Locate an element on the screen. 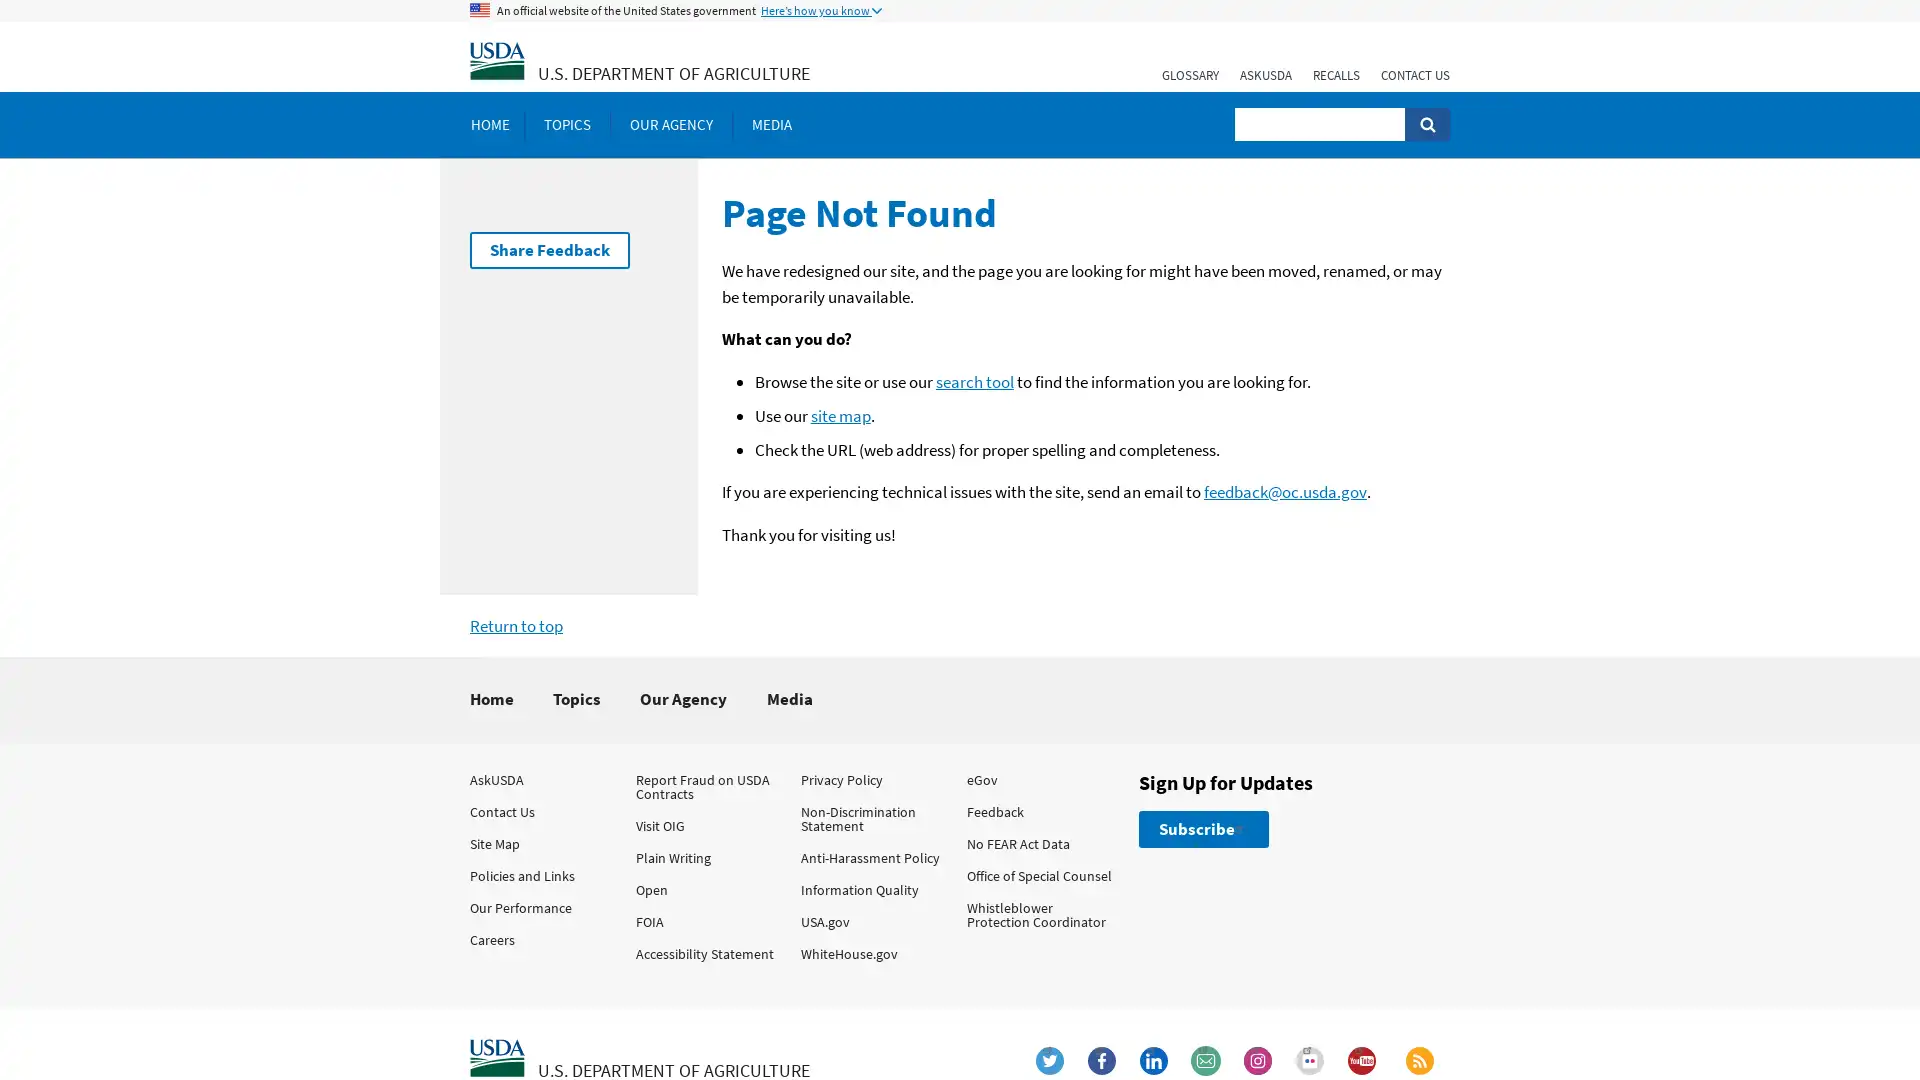 The height and width of the screenshot is (1080, 1920). MEDIA is located at coordinates (771, 124).